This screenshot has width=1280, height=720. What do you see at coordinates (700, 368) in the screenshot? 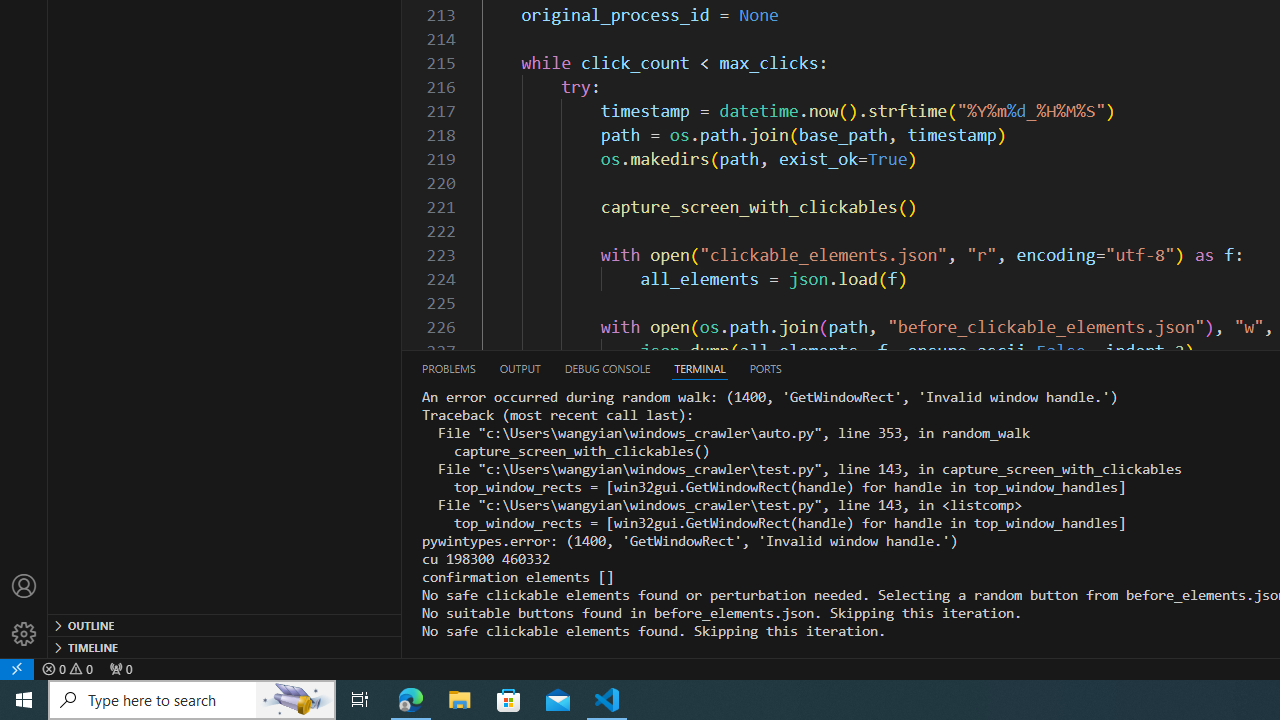
I see `'Terminal (Ctrl+`)'` at bounding box center [700, 368].